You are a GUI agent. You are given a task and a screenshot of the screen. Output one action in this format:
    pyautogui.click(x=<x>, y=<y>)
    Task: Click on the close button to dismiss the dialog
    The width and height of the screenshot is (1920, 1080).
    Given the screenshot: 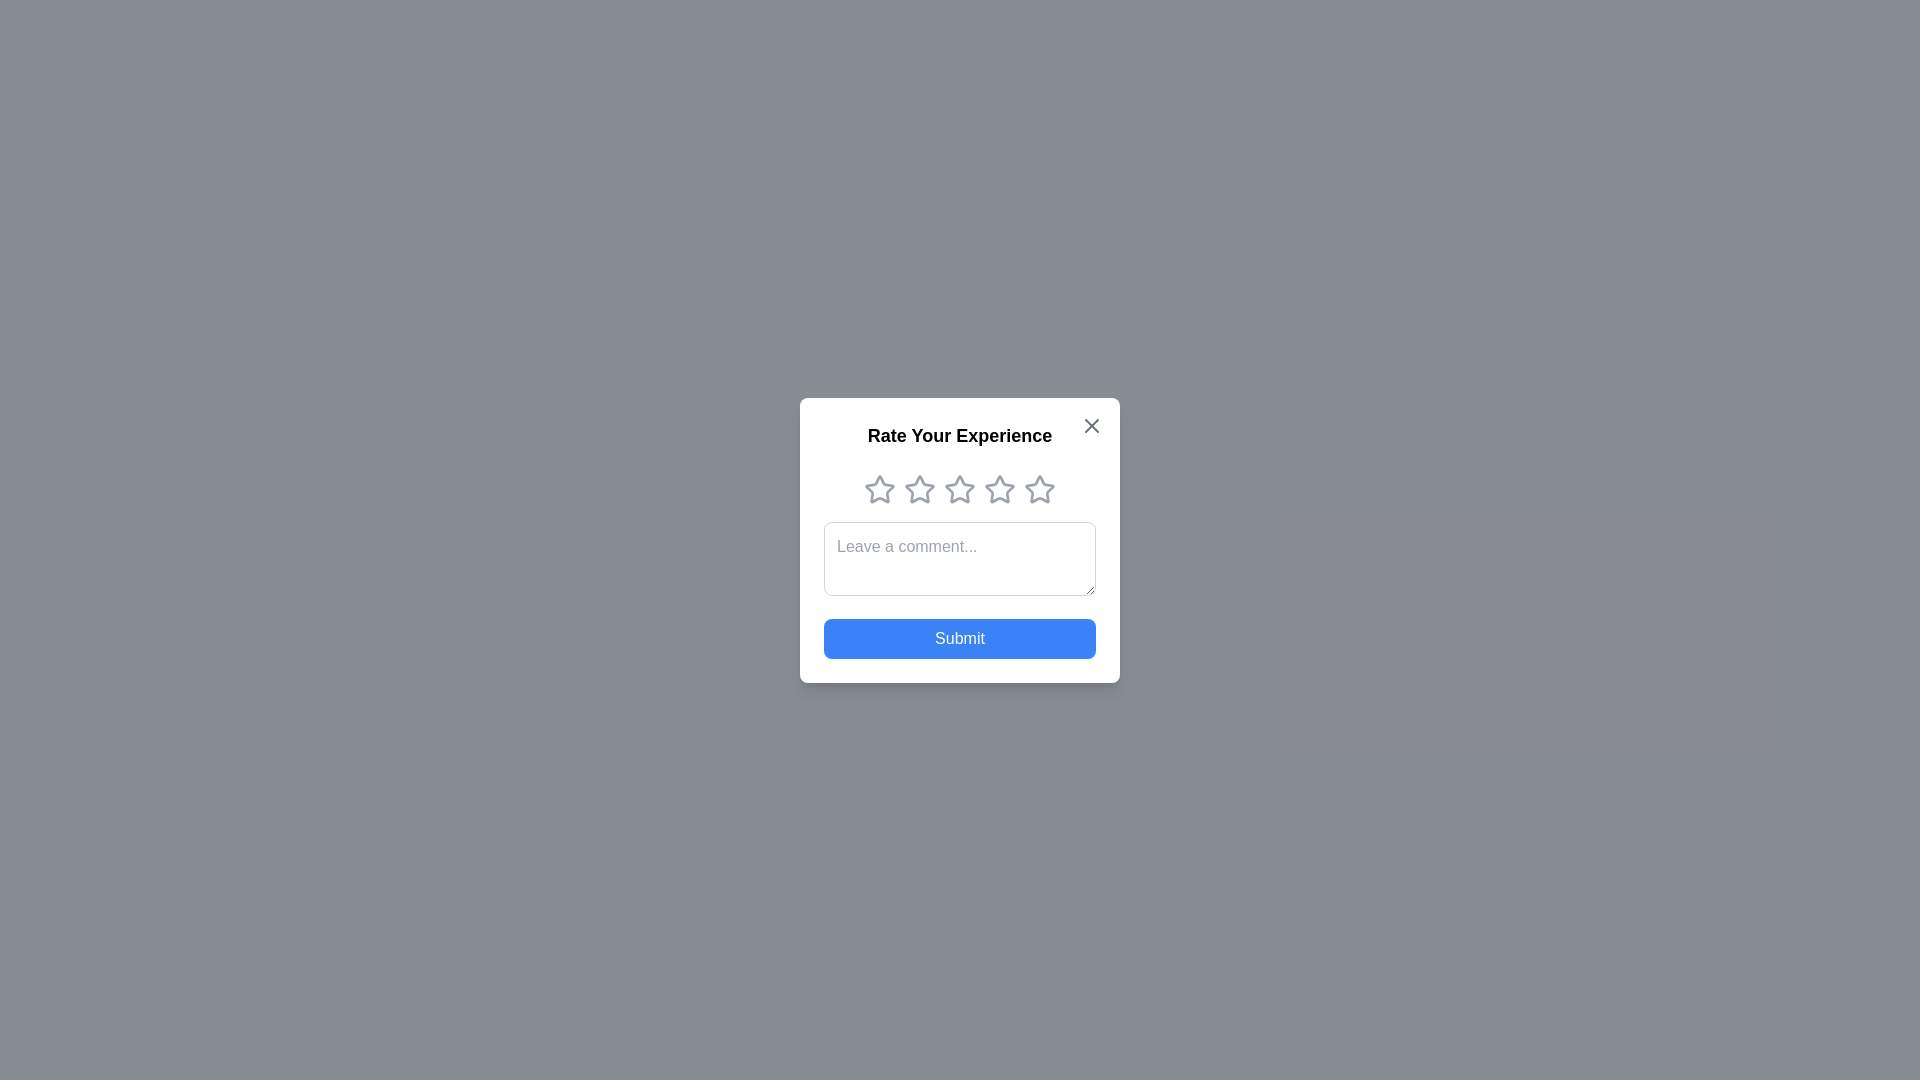 What is the action you would take?
    pyautogui.click(x=1090, y=424)
    